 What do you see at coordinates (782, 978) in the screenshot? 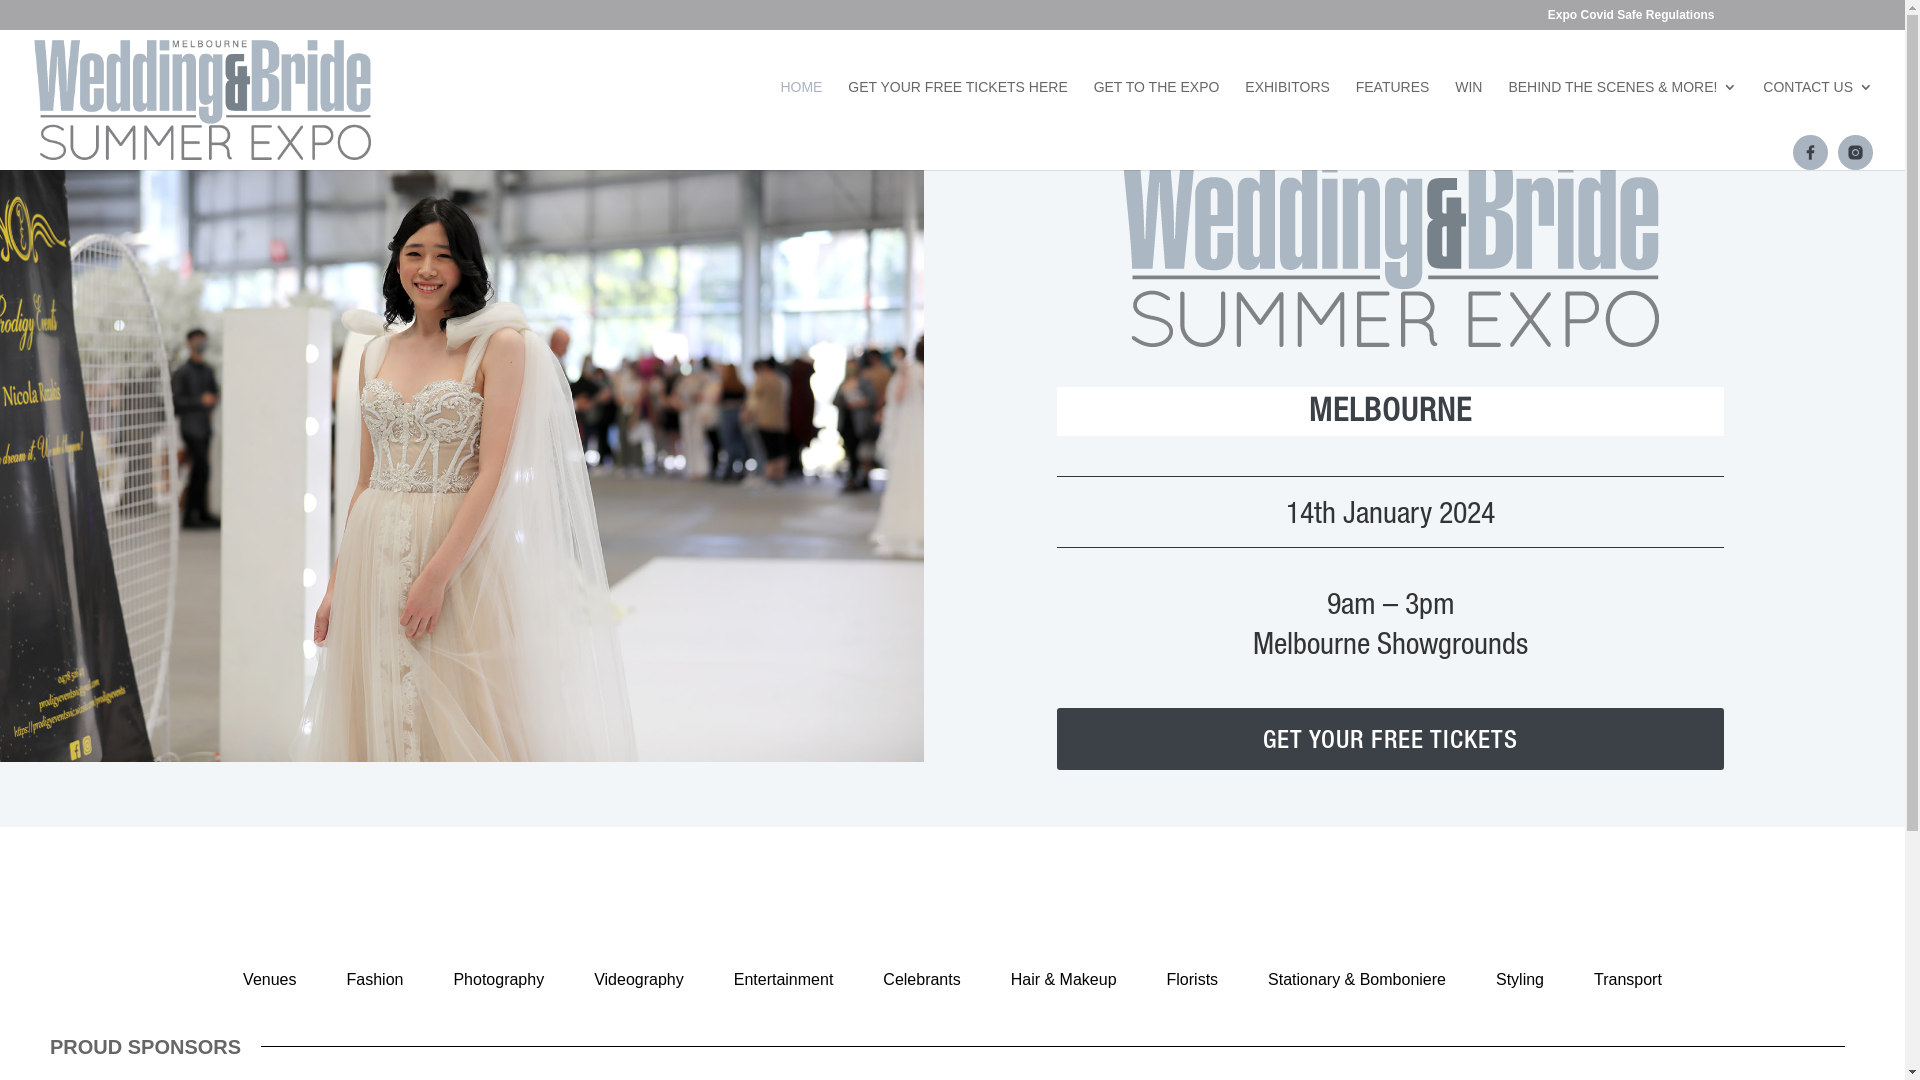
I see `'Entertainment'` at bounding box center [782, 978].